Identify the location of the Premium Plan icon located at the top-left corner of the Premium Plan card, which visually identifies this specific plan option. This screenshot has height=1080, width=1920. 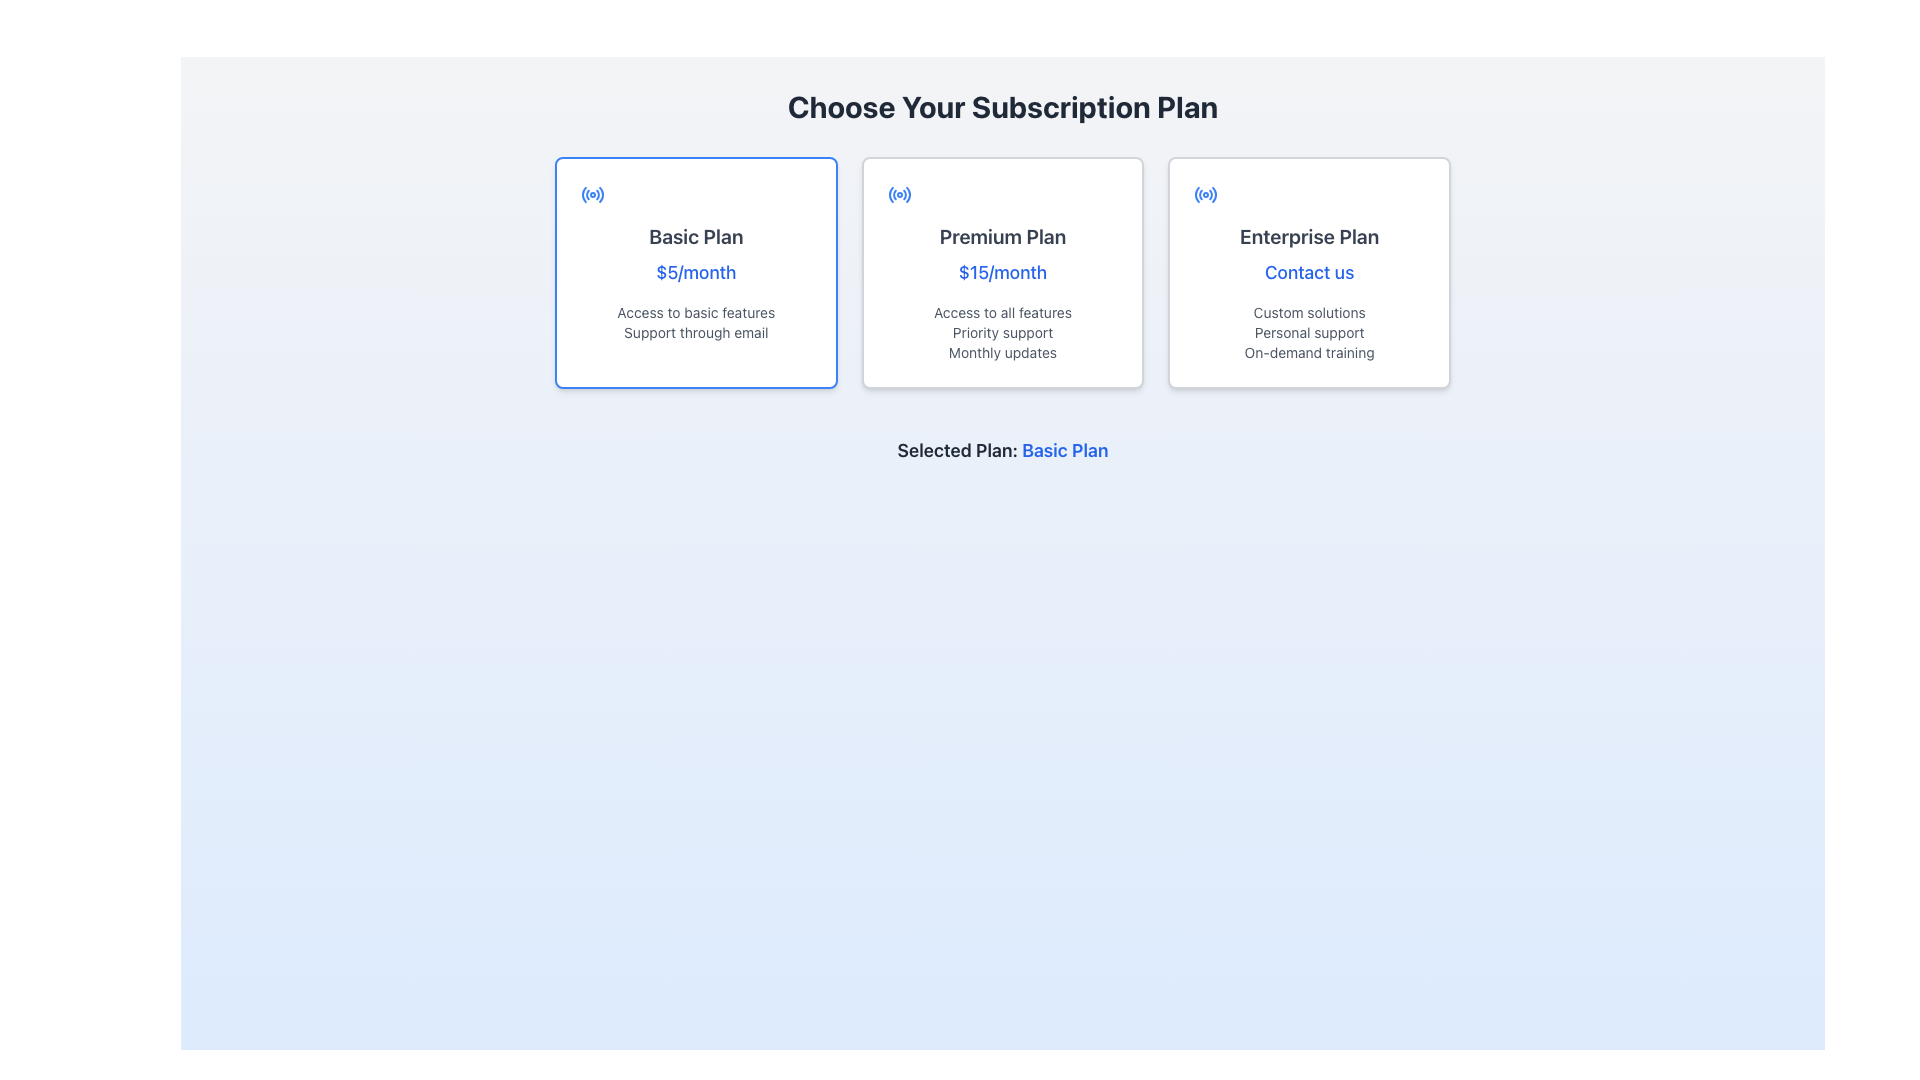
(898, 195).